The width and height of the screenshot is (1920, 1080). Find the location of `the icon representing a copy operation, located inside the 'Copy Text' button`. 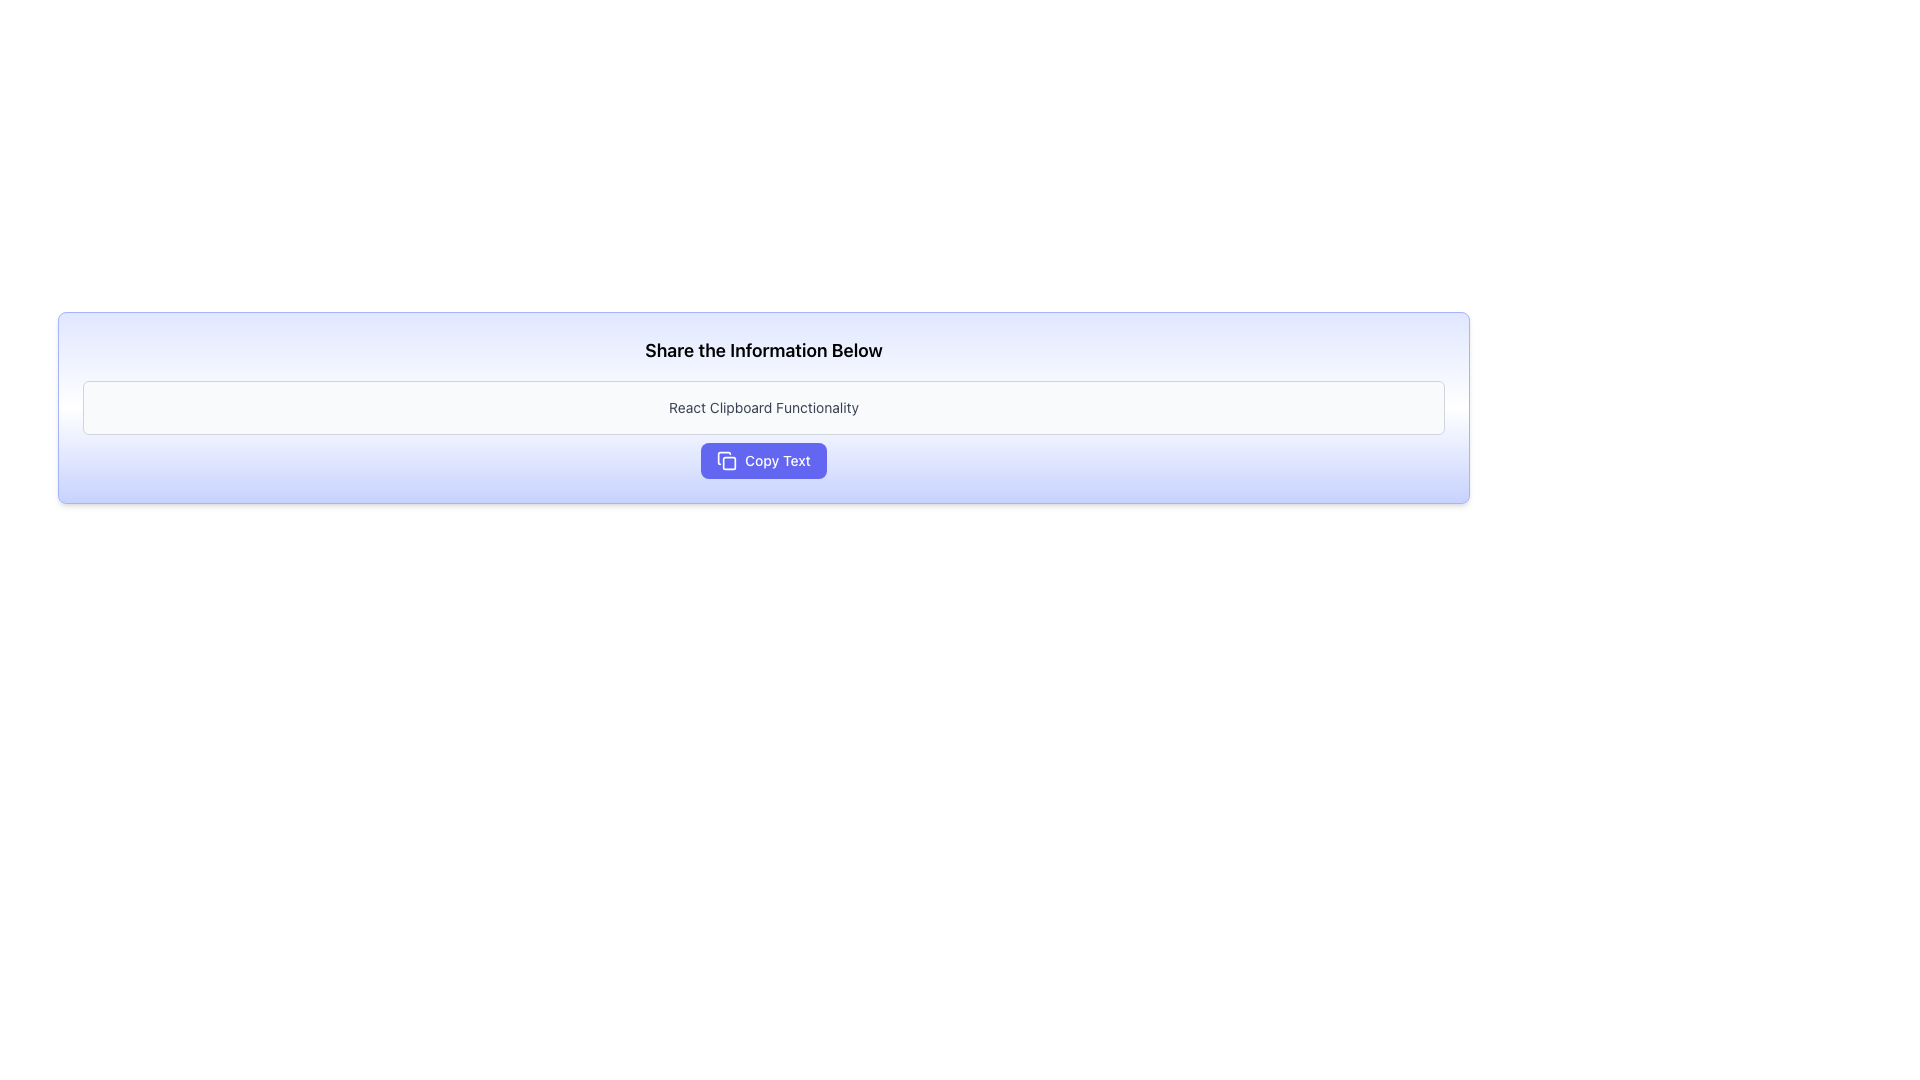

the icon representing a copy operation, located inside the 'Copy Text' button is located at coordinates (726, 461).